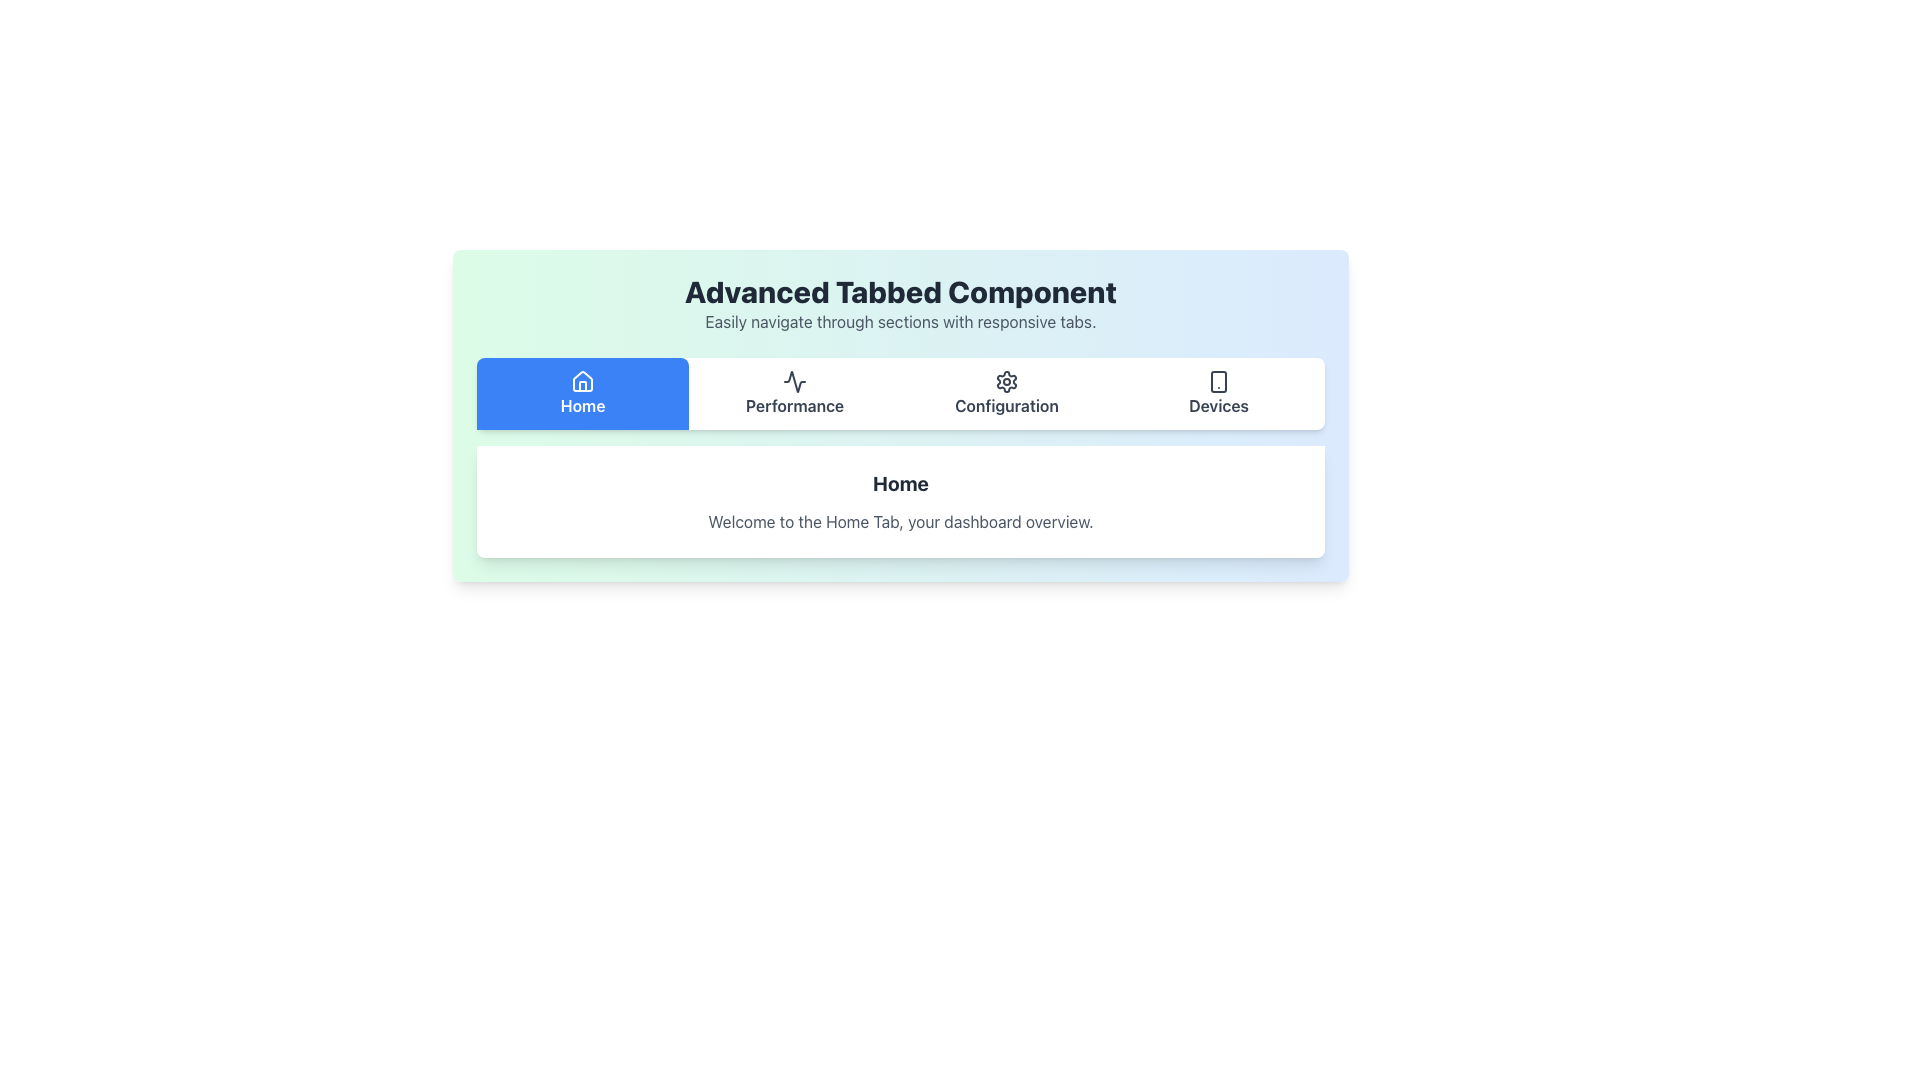 The image size is (1920, 1080). I want to click on the Informational Block element displaying 'Home' and 'Welcome to the Home Tab, your dashboard overview.', so click(900, 500).